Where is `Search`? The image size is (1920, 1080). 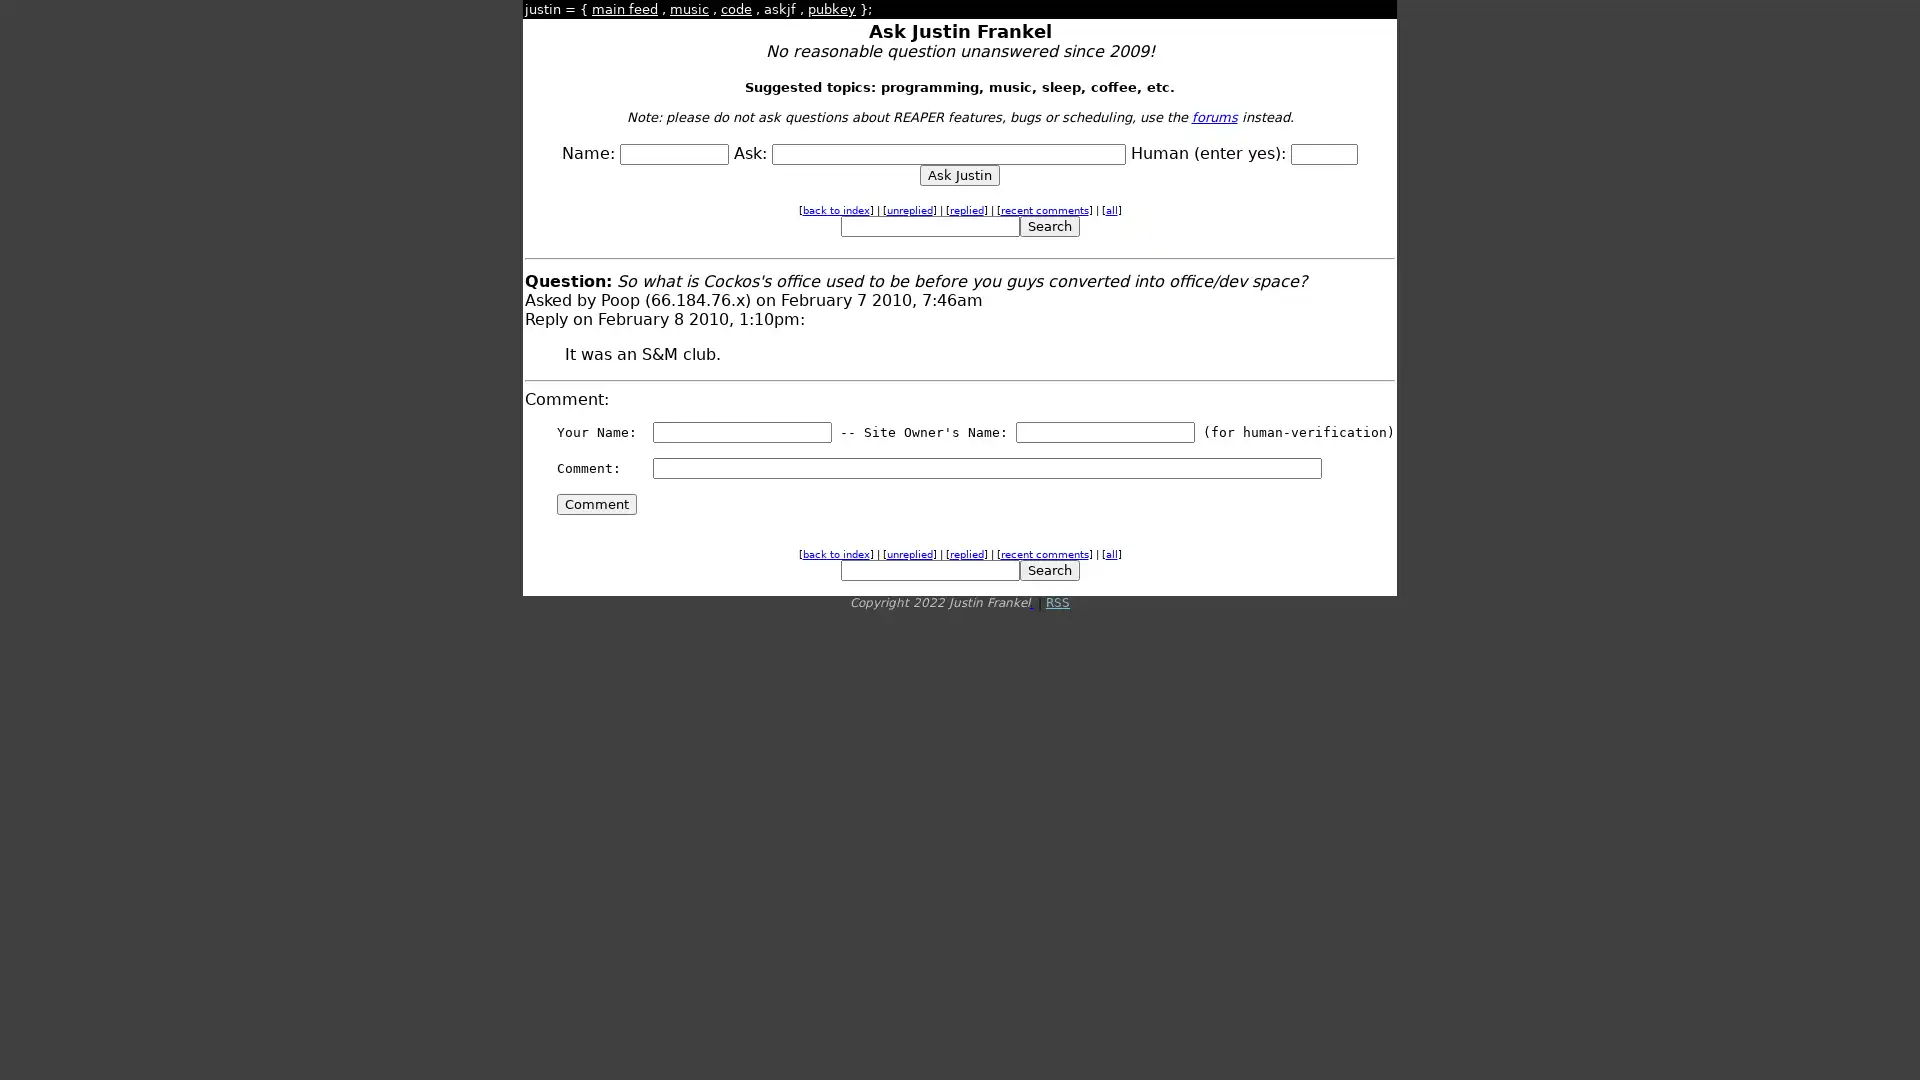 Search is located at coordinates (1048, 225).